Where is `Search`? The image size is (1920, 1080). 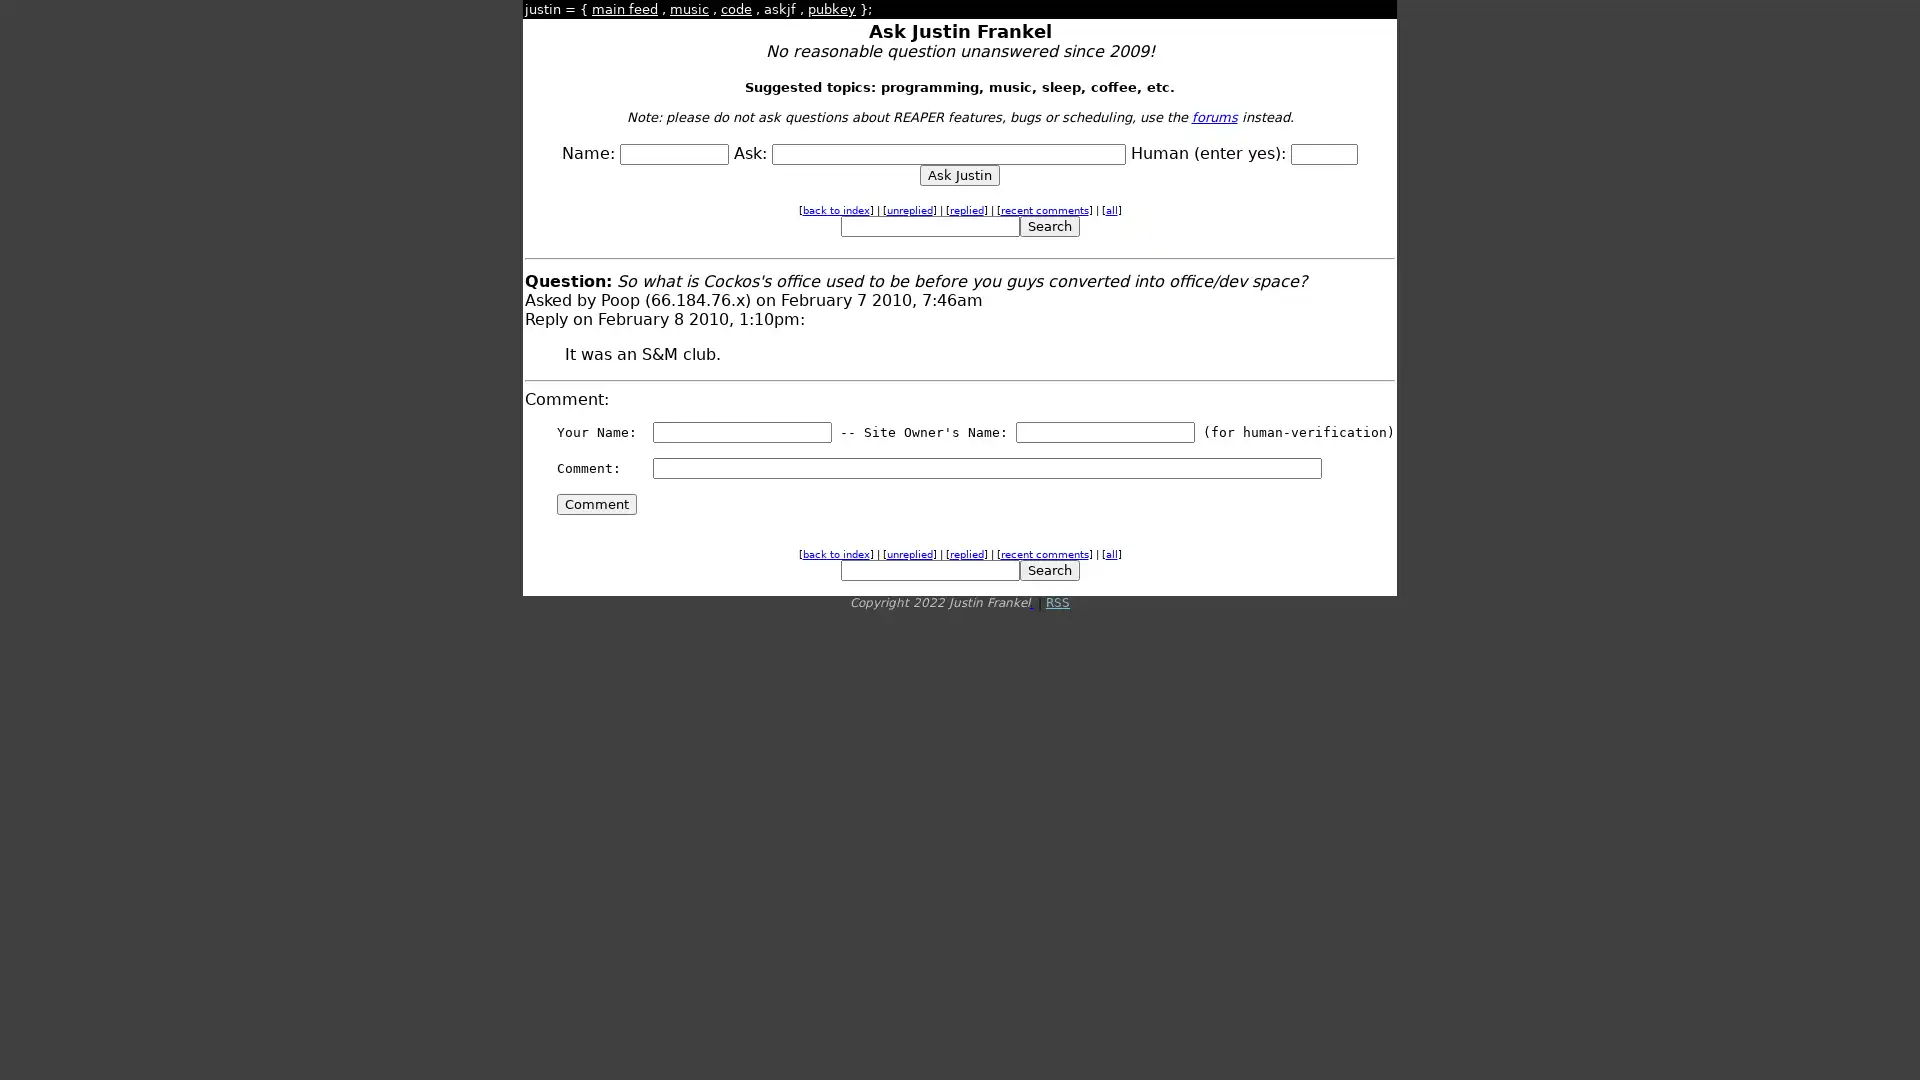 Search is located at coordinates (1048, 225).